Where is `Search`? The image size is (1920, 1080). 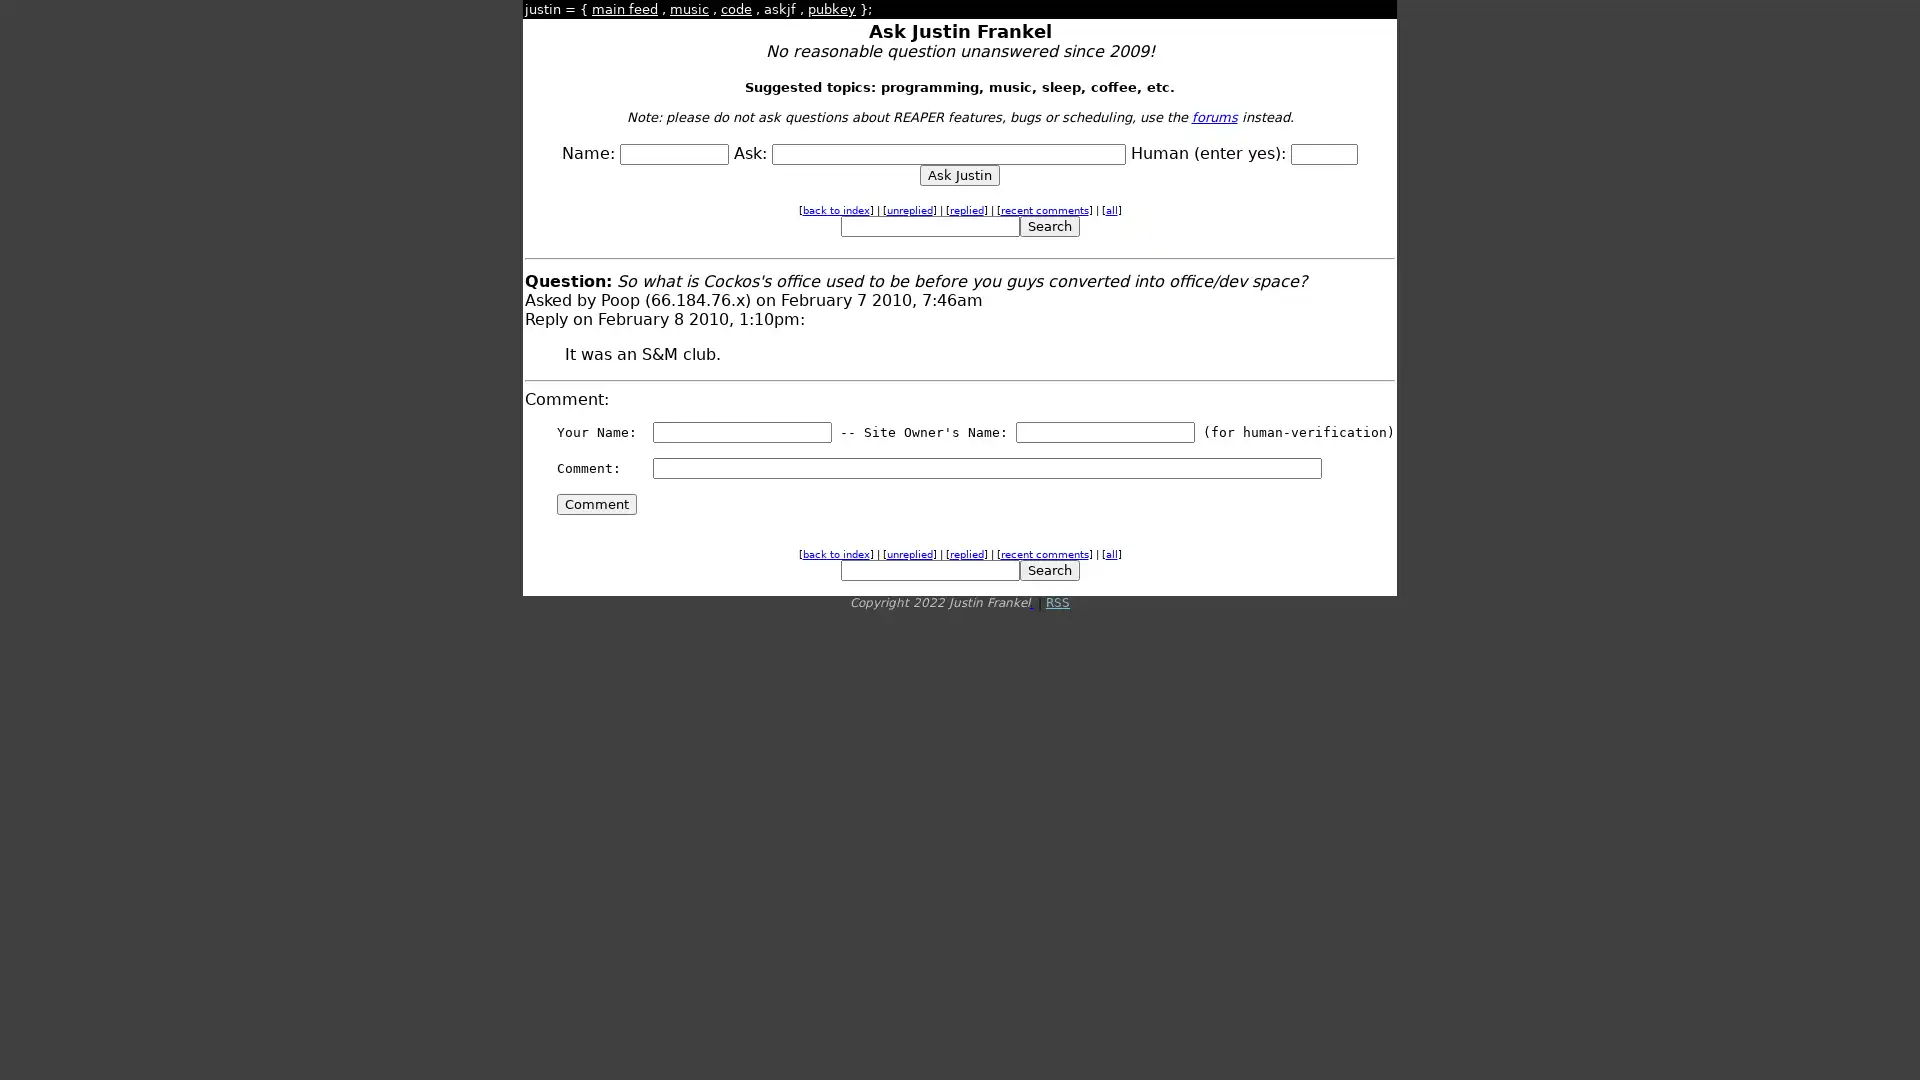 Search is located at coordinates (1048, 225).